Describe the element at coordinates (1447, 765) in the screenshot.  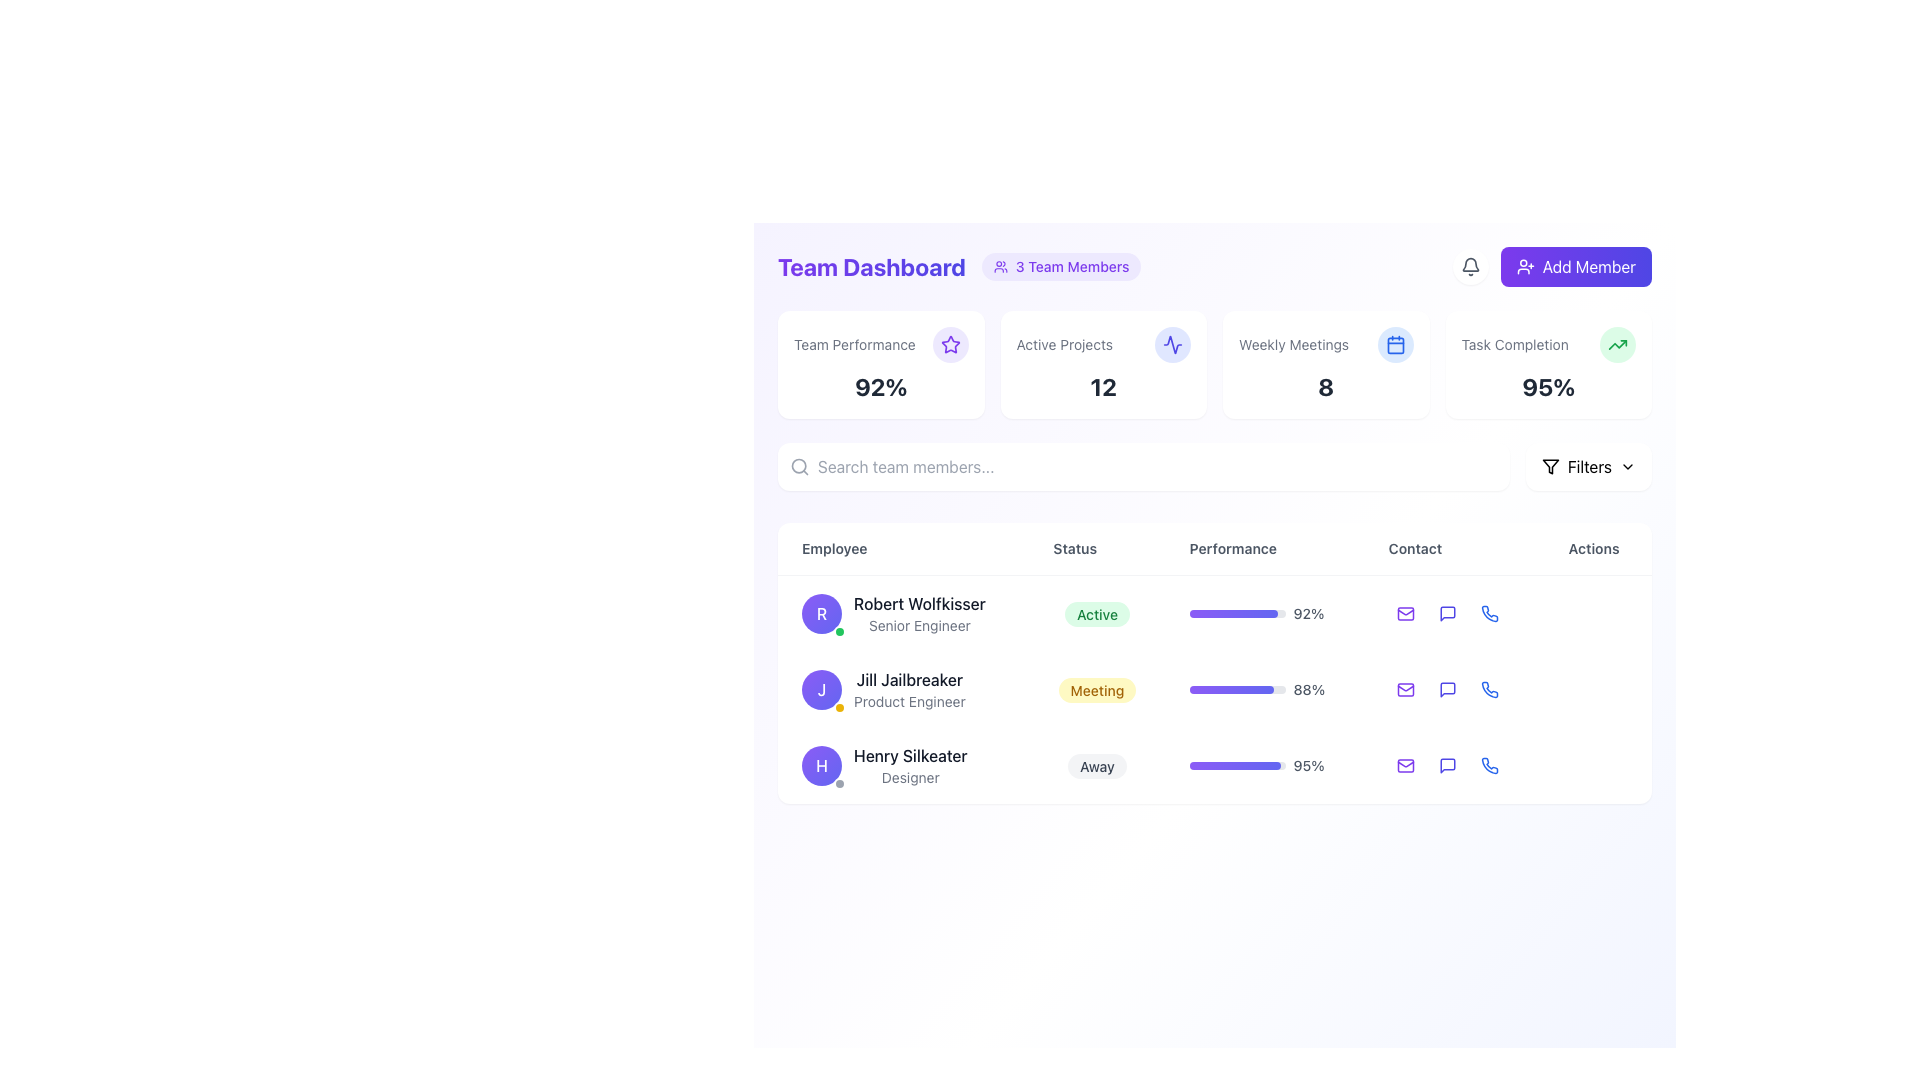
I see `the messaging icon located in the 'Actions' column, third row from the top, second icon in the set` at that location.